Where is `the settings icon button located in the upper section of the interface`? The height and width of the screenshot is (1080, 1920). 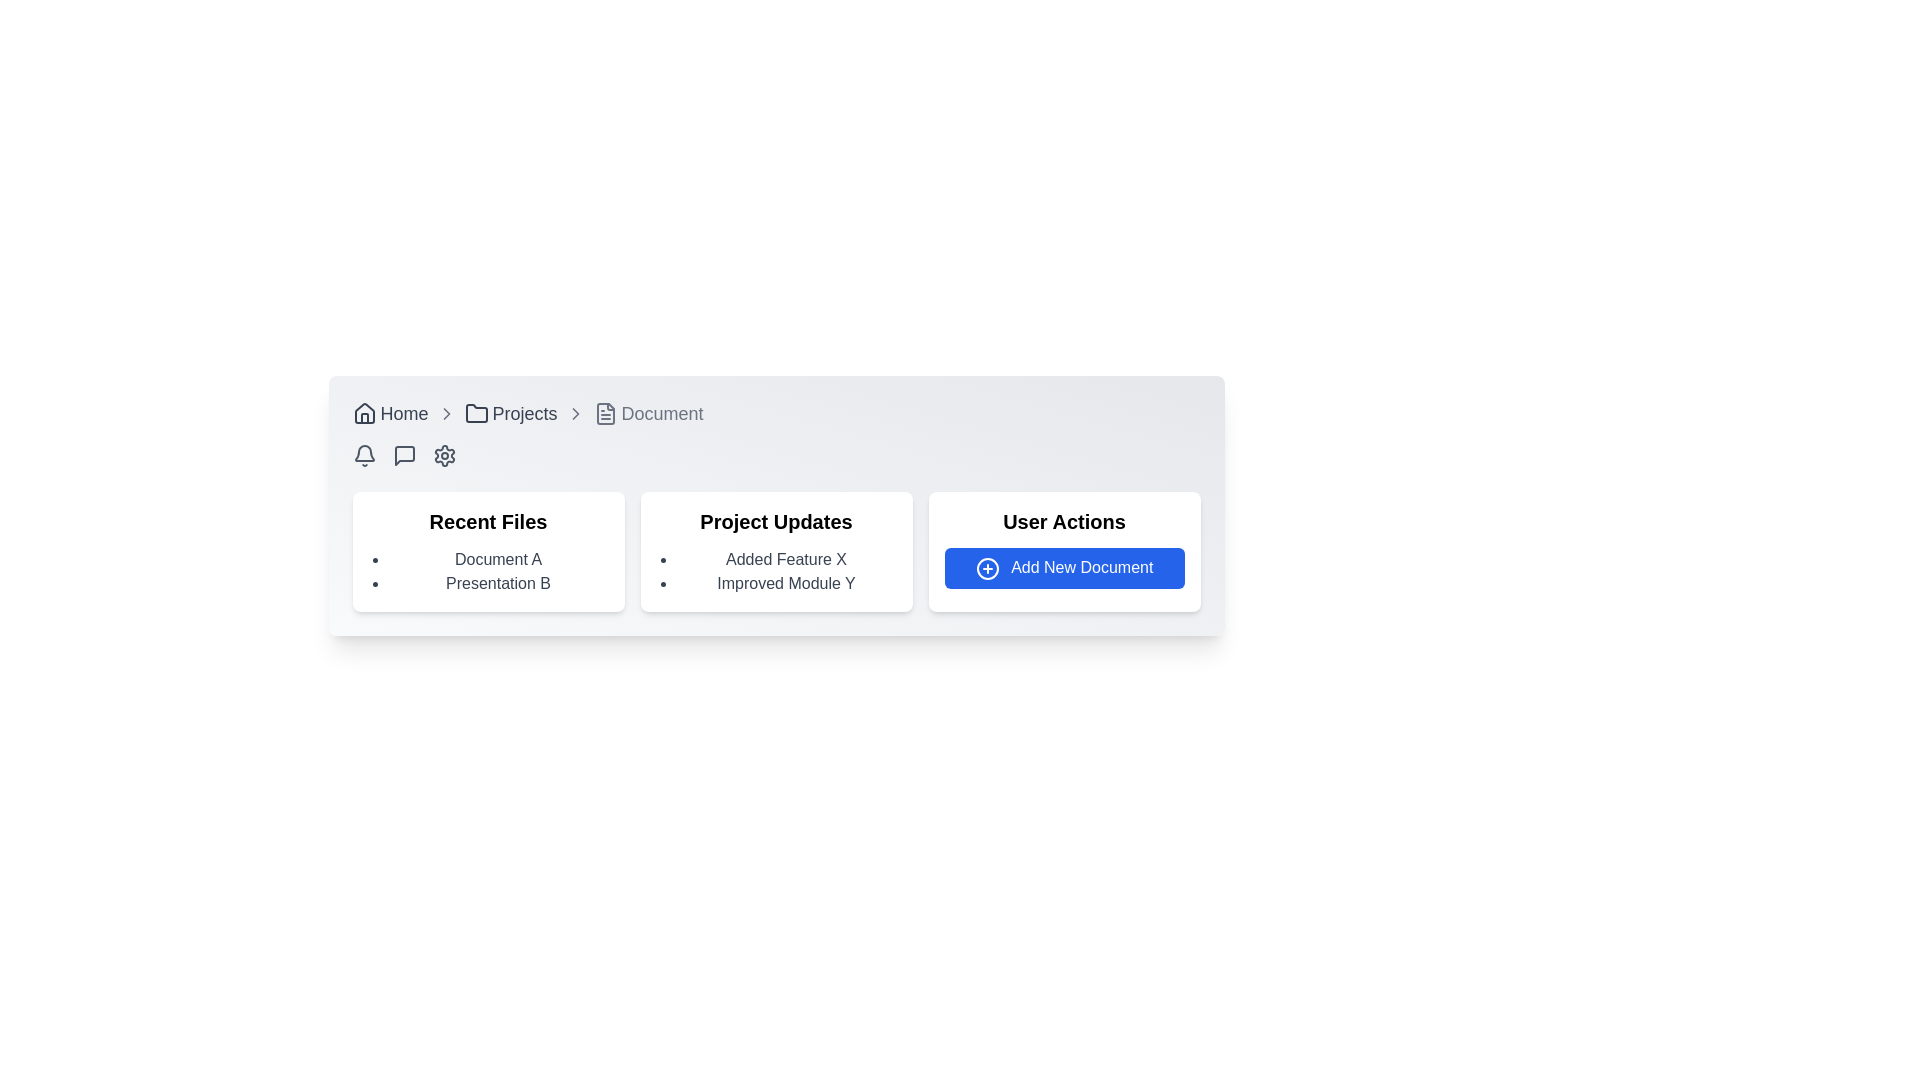
the settings icon button located in the upper section of the interface is located at coordinates (443, 455).